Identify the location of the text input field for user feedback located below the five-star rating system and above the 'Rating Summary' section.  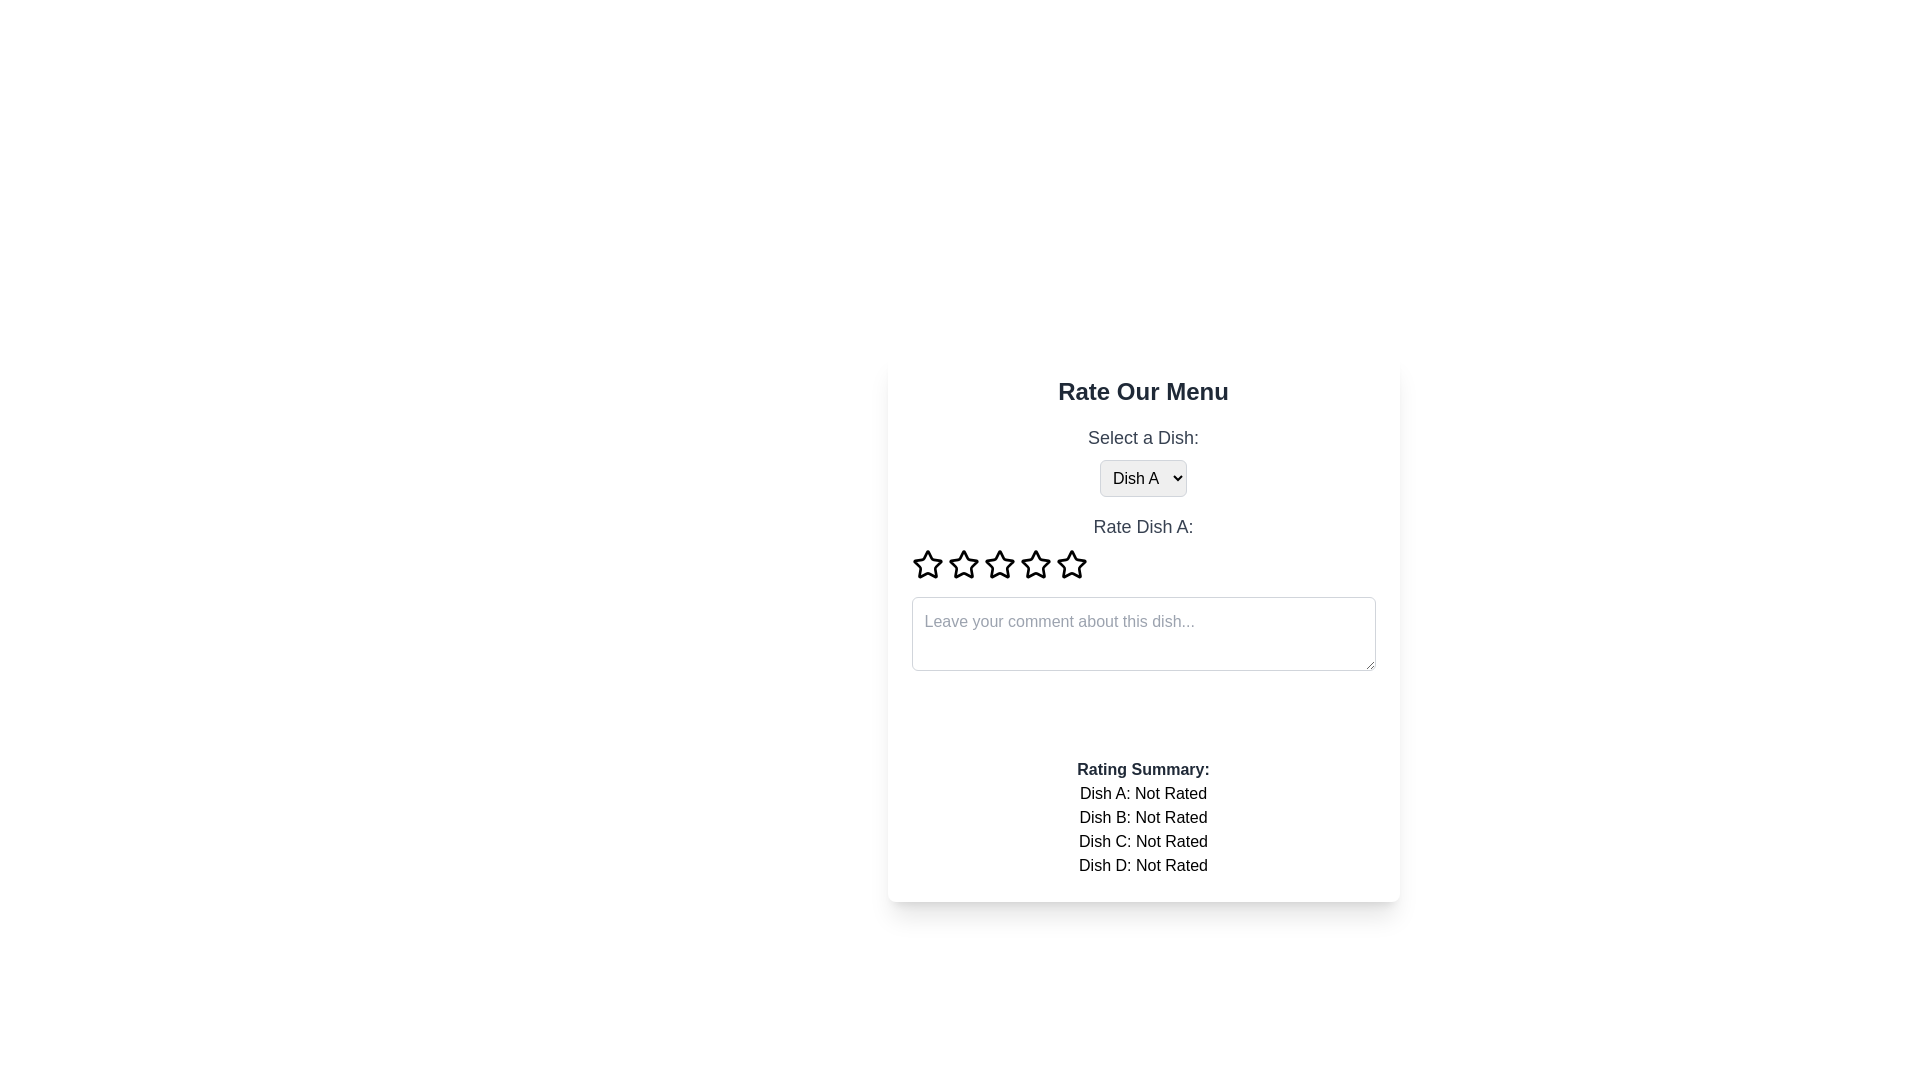
(1143, 633).